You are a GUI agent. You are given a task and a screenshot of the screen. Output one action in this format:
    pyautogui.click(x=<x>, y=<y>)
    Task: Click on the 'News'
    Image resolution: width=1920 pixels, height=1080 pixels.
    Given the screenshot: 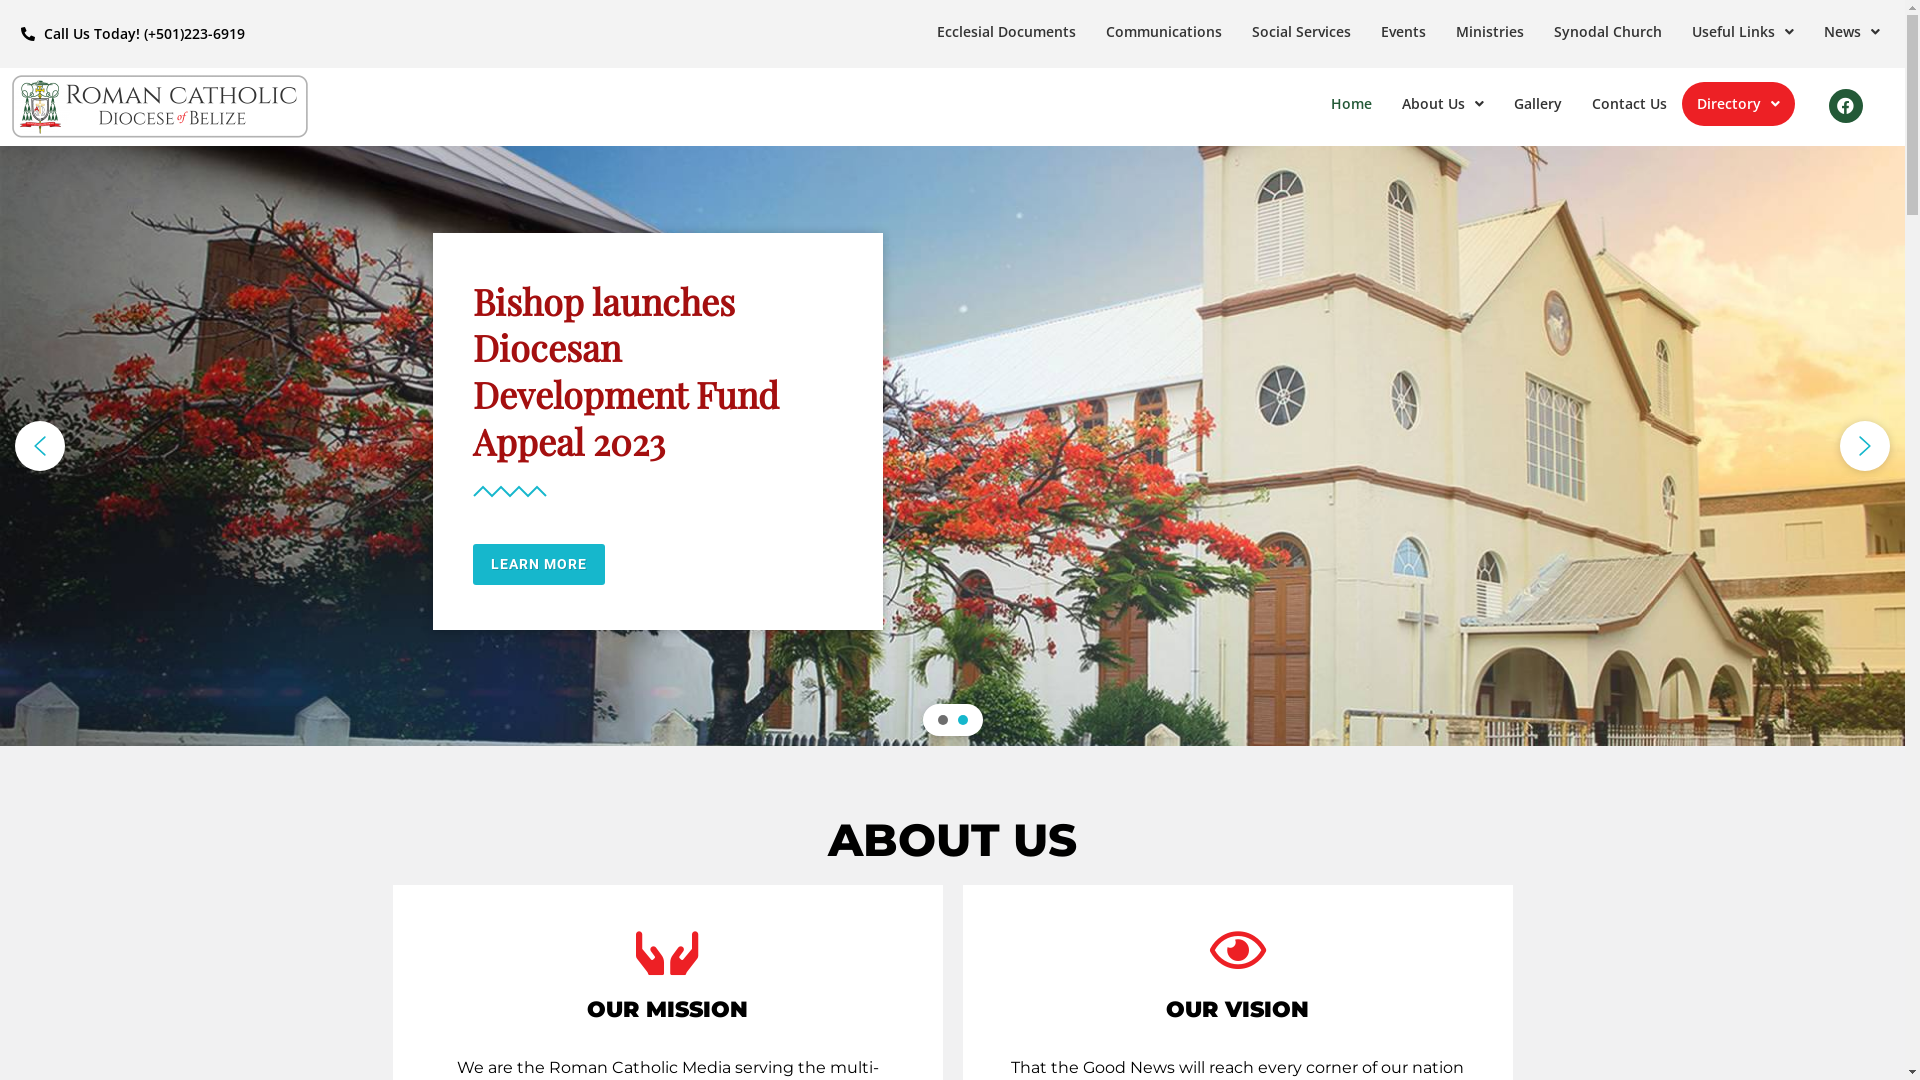 What is the action you would take?
    pyautogui.click(x=1851, y=31)
    